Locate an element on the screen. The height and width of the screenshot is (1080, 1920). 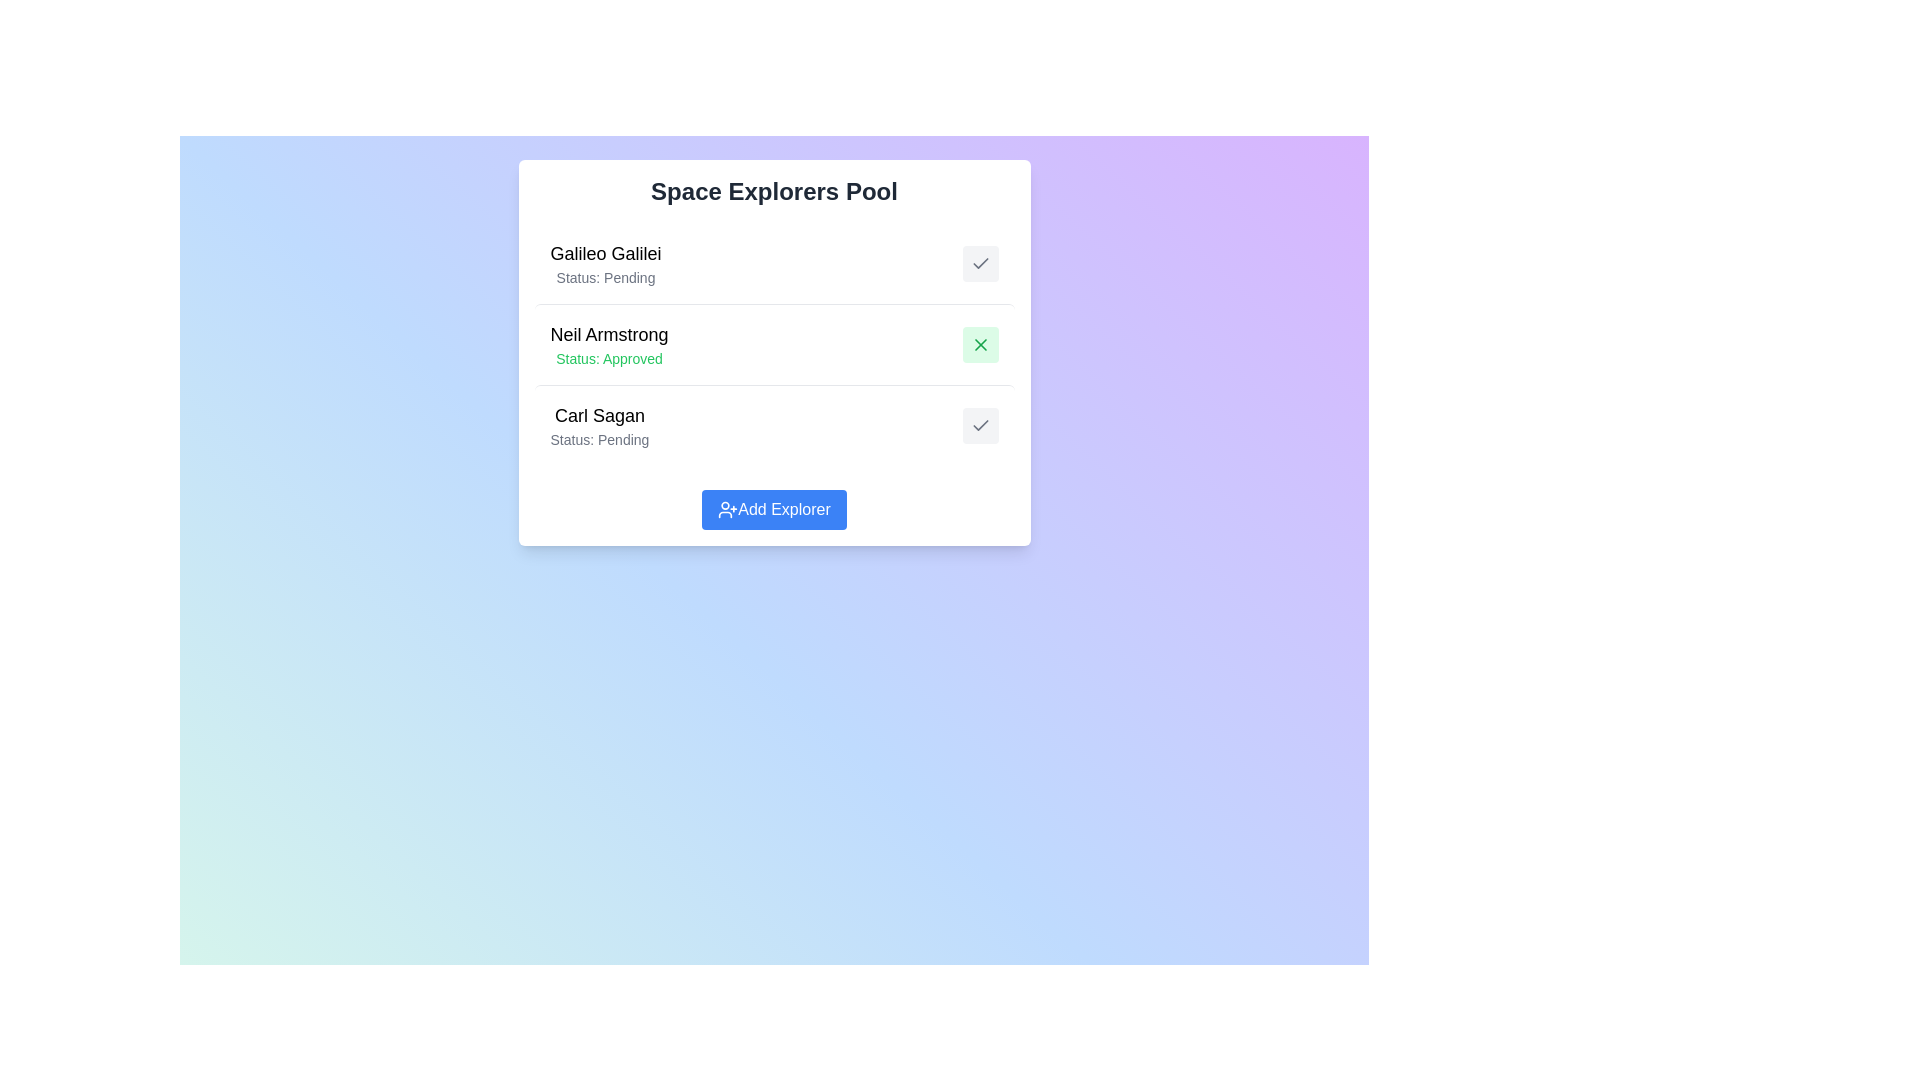
the button that initiates the action to add a new explorer to the list is located at coordinates (773, 508).